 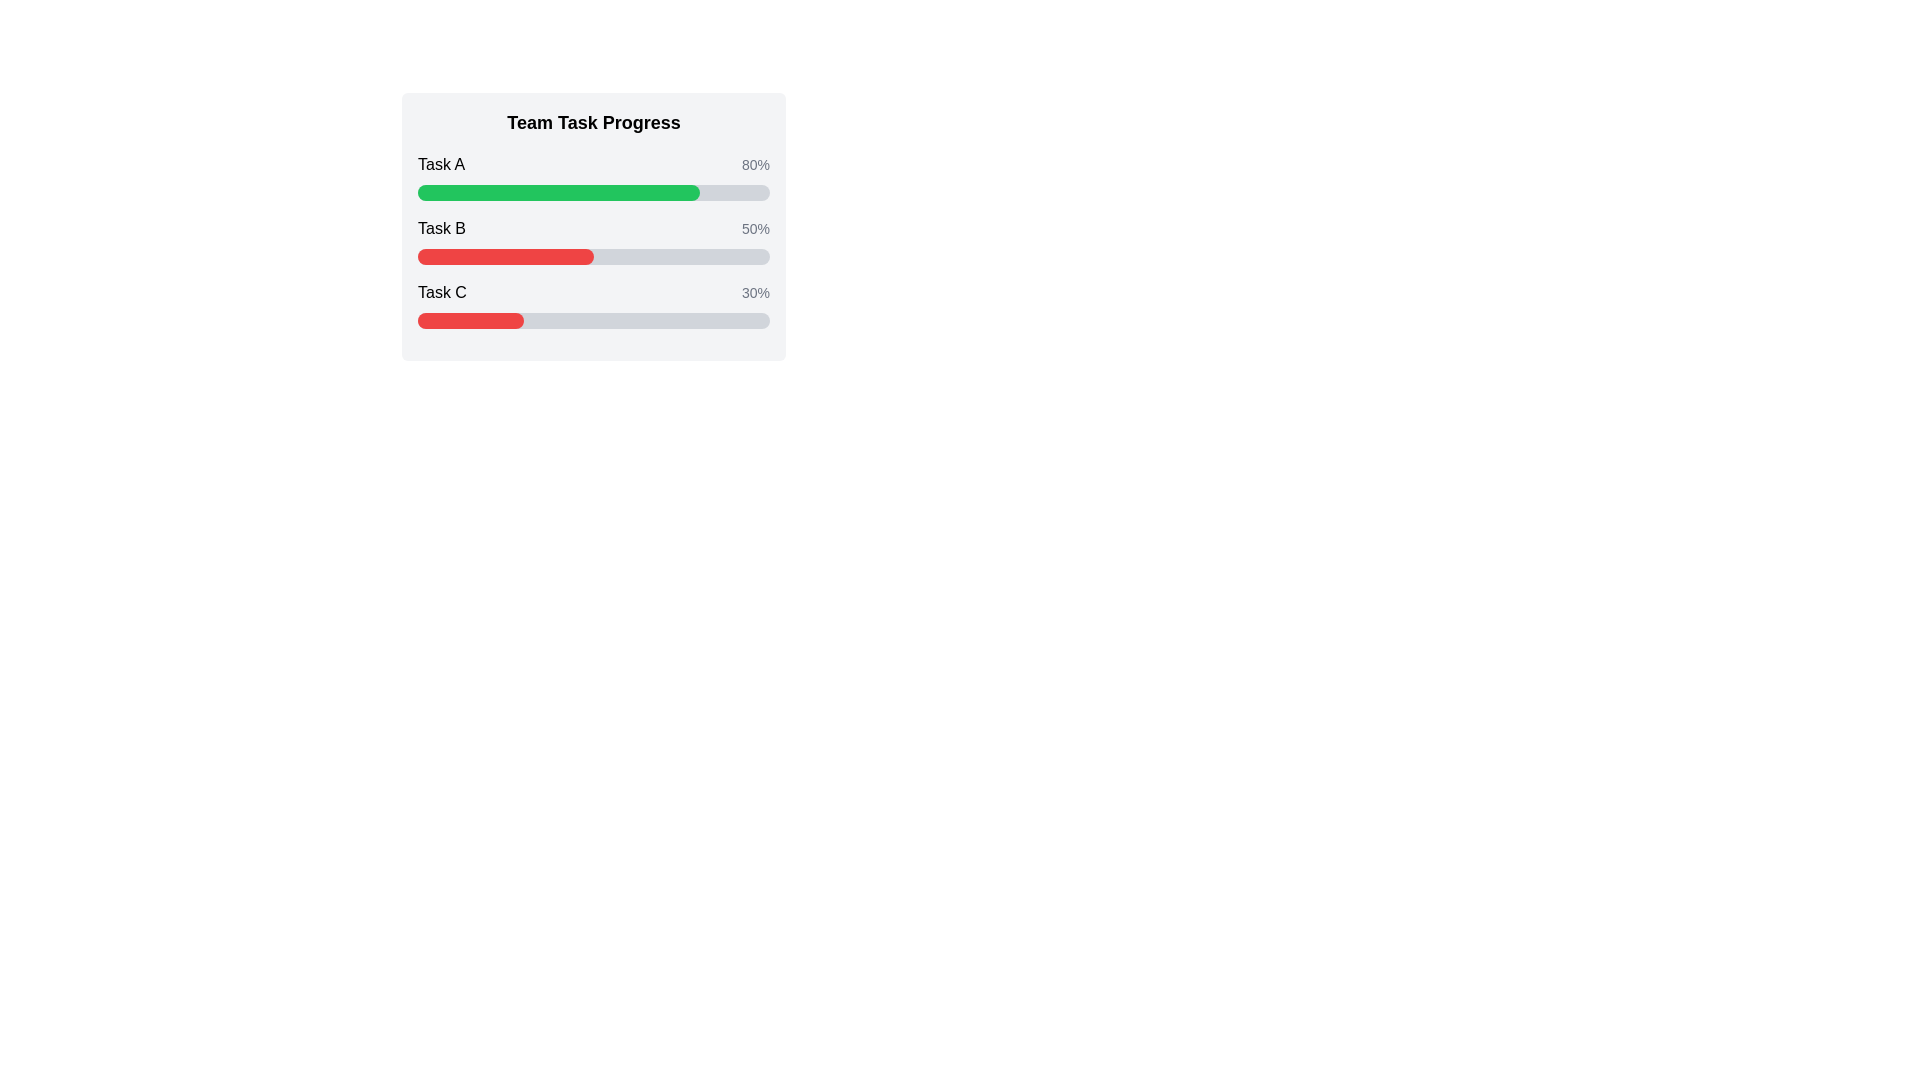 I want to click on the horizontal progress bar representing Task C, which shows 30% progress and is located under the label 'Task C30%' in the interface, so click(x=593, y=319).